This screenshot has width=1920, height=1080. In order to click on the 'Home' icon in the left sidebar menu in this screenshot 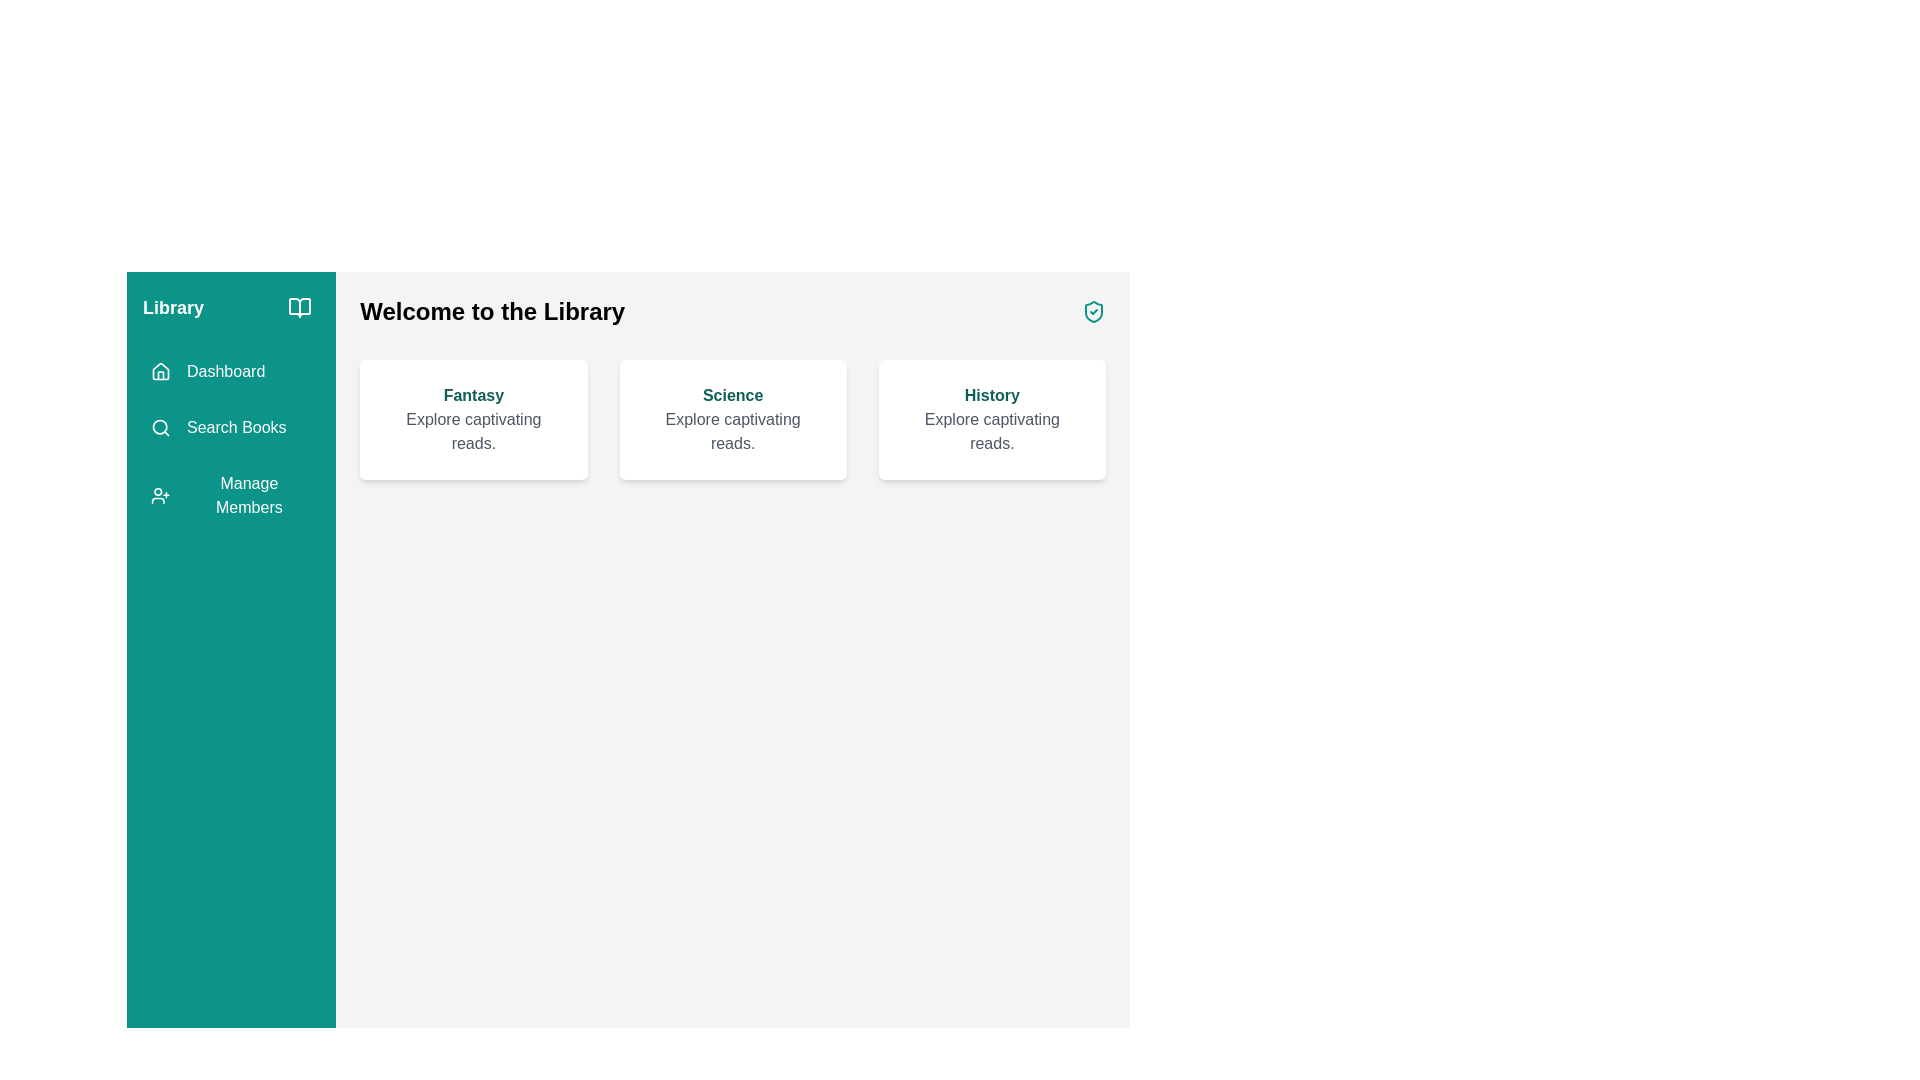, I will do `click(161, 371)`.